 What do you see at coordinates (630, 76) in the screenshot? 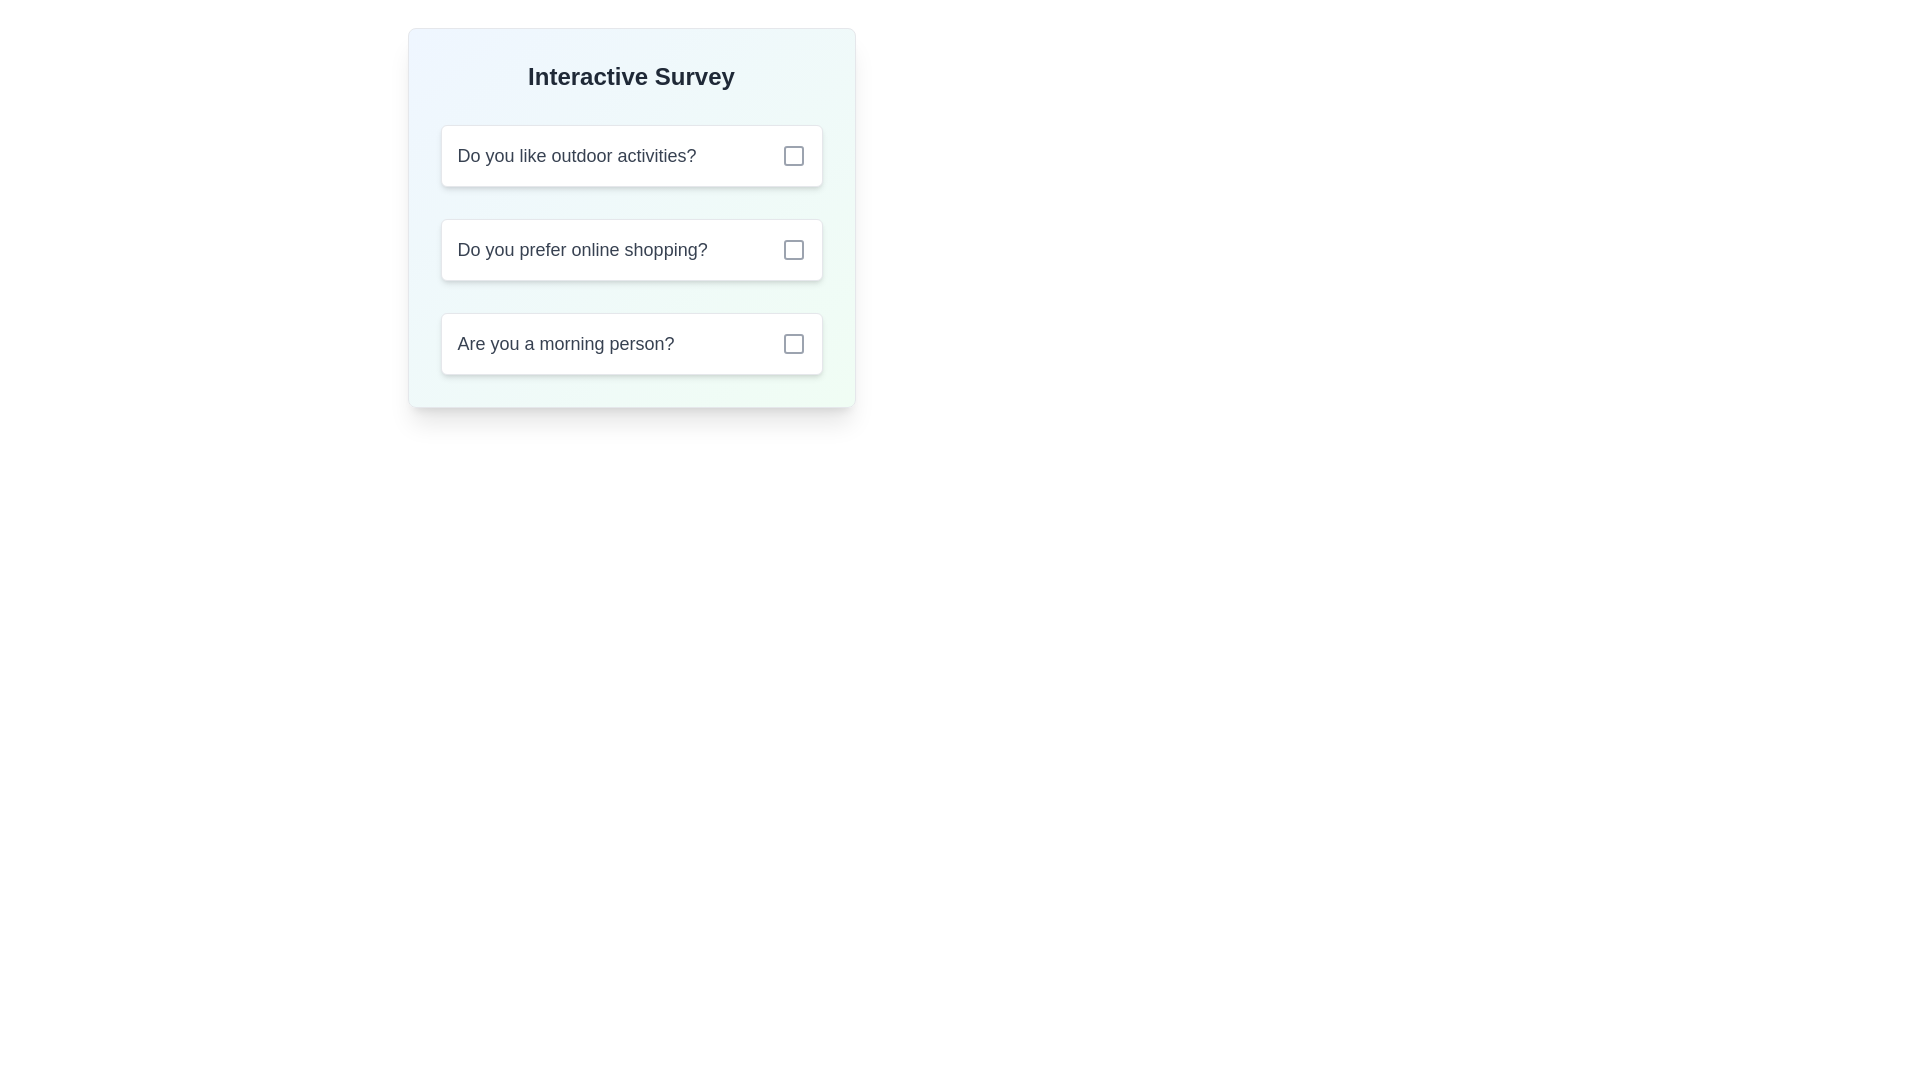
I see `the header text 'Interactive Survey', which is styled in bold and large font size, centrally aligned at the top of the card layout with a gradient background` at bounding box center [630, 76].